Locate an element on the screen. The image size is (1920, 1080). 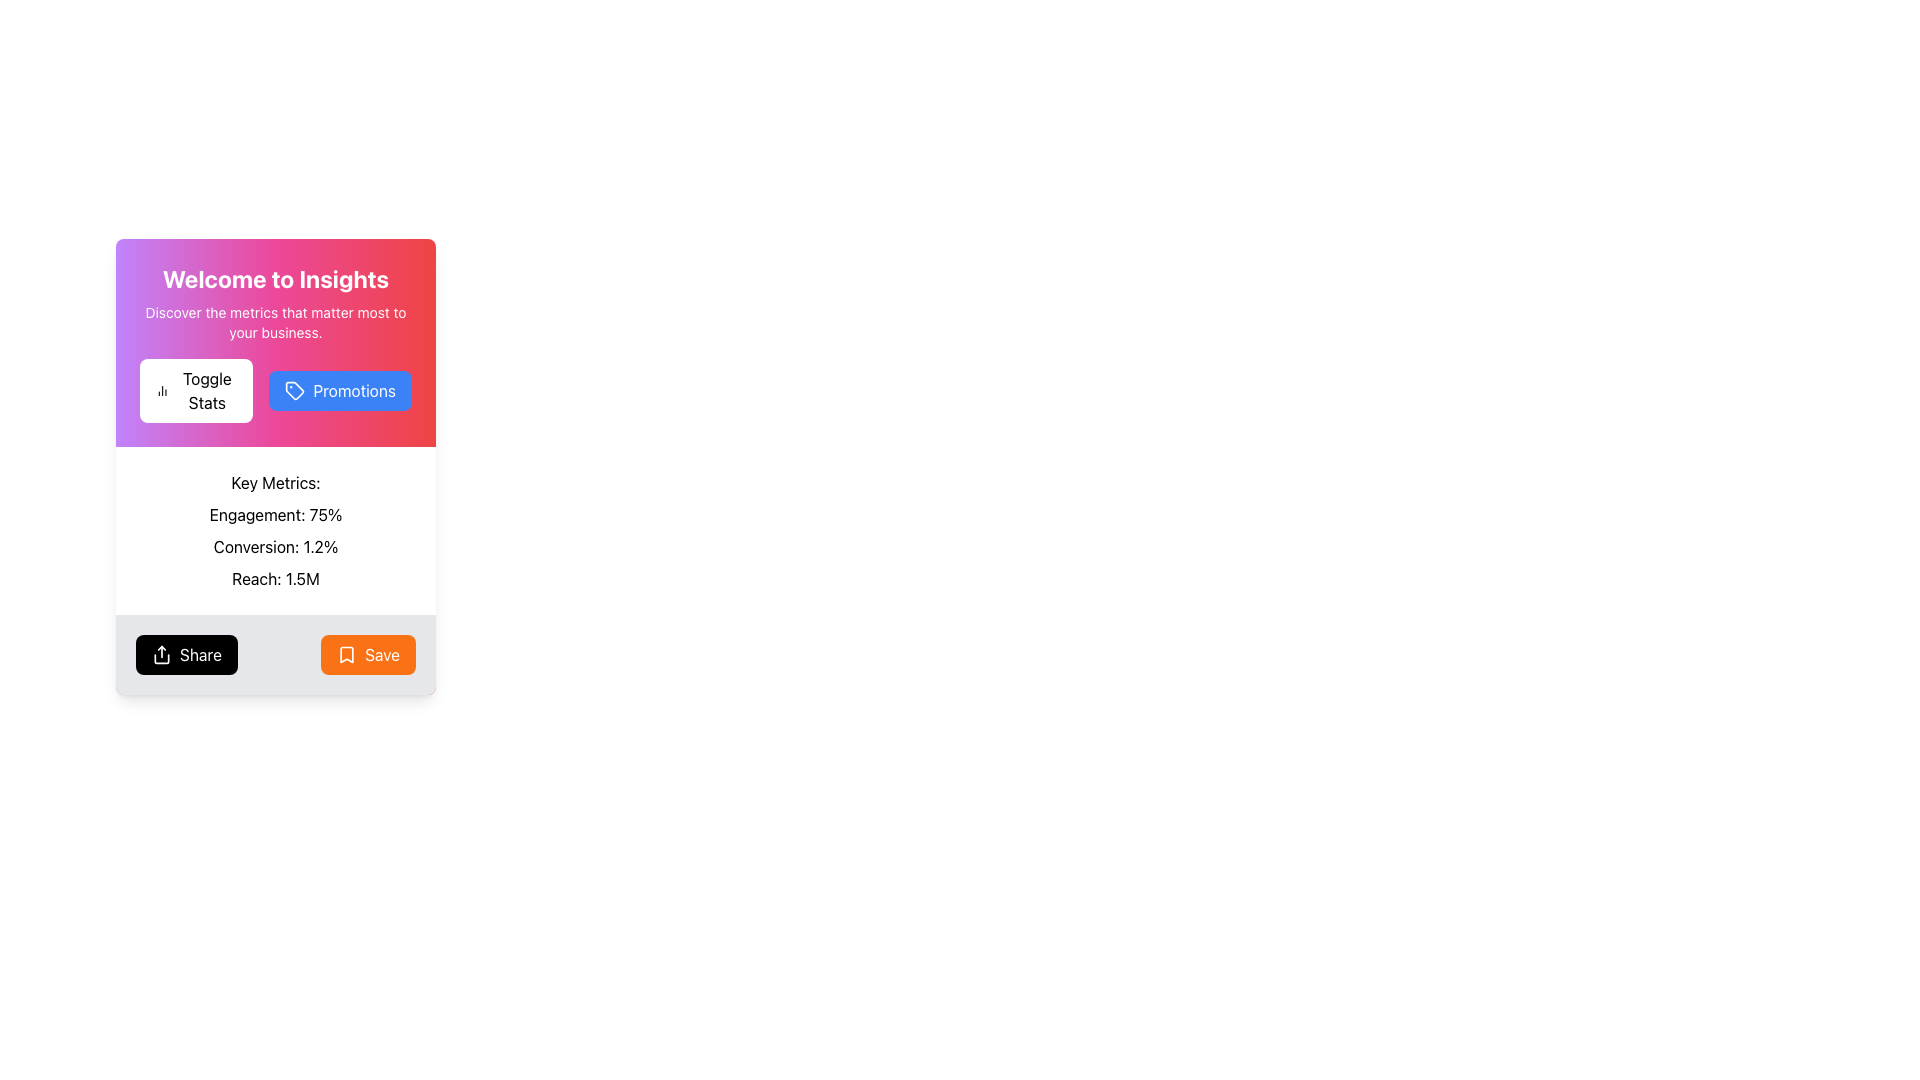
the blue tag-shaped icon with a small filled circle, located to the right of the 'Toggle Stats' button and adjacent to the 'Promotions' button is located at coordinates (294, 390).